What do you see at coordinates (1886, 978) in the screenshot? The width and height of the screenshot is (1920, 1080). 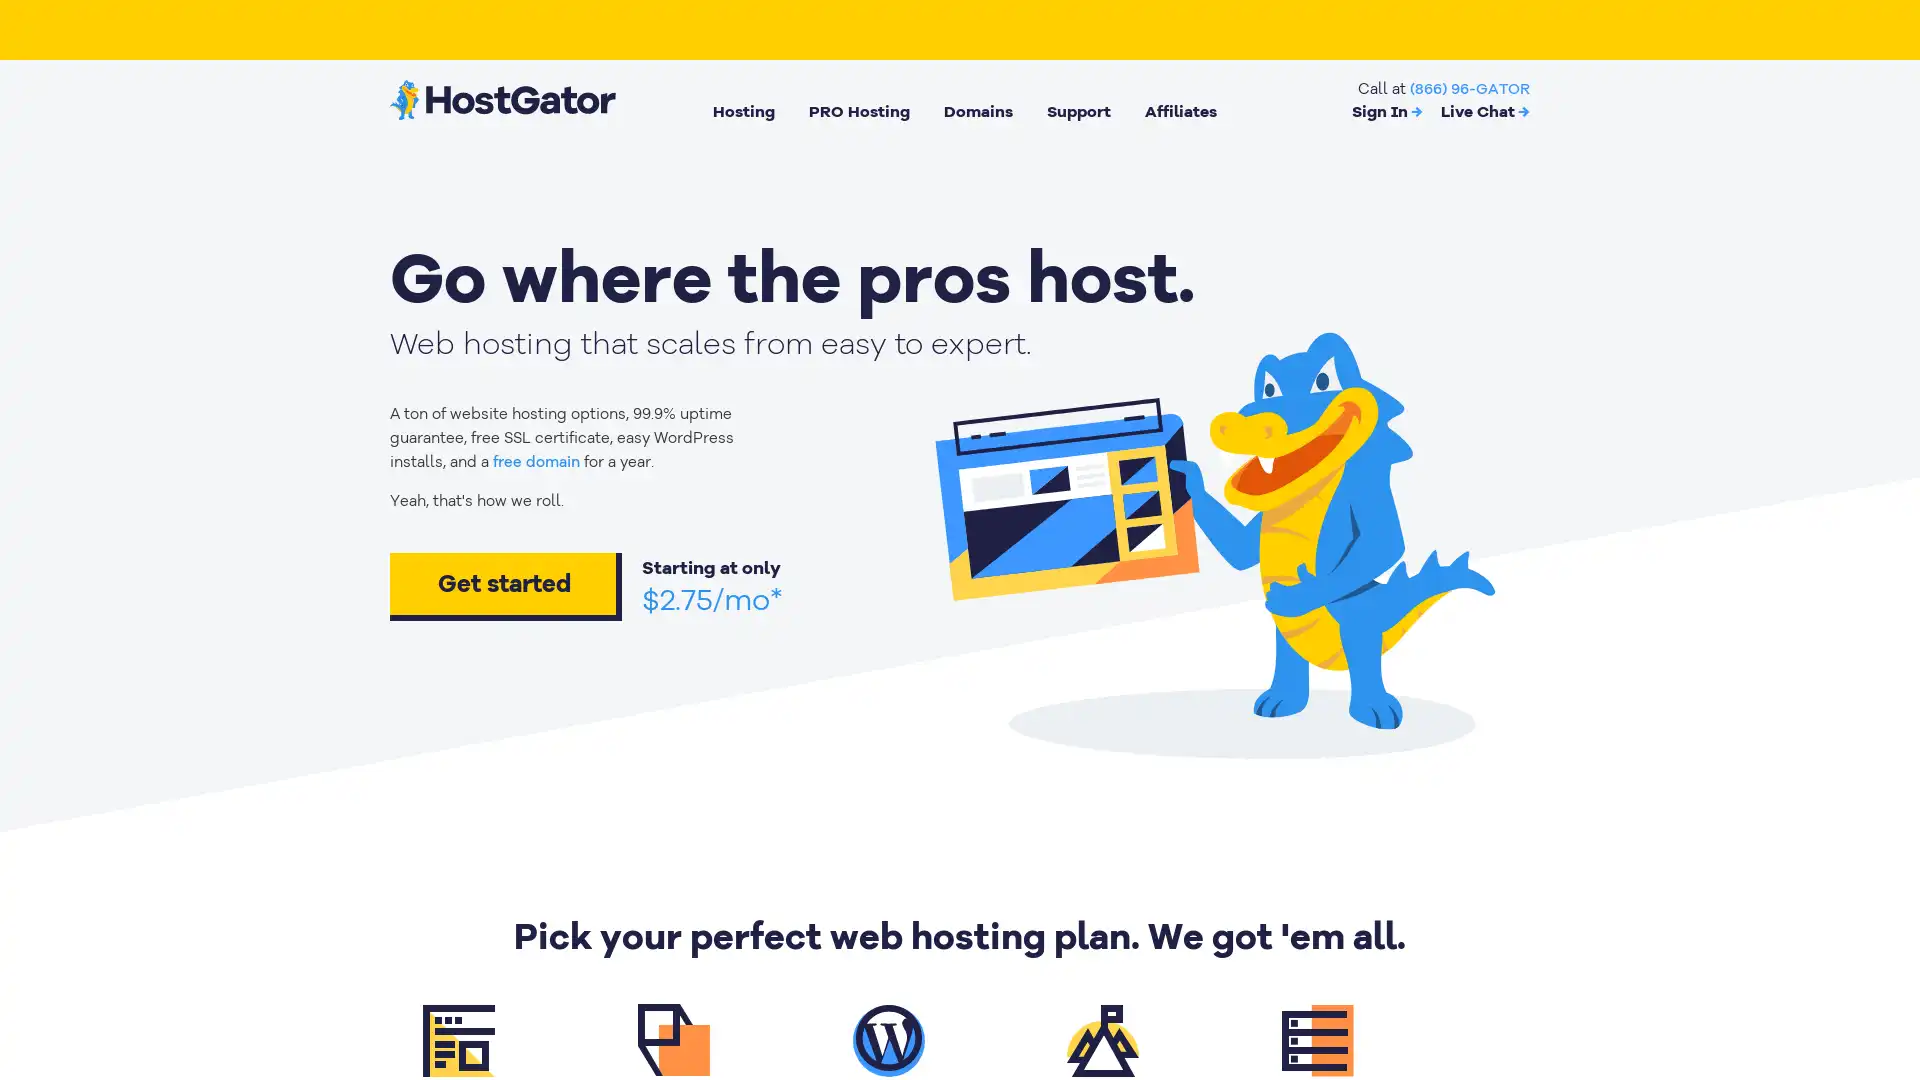 I see `Explore your accessibility options` at bounding box center [1886, 978].